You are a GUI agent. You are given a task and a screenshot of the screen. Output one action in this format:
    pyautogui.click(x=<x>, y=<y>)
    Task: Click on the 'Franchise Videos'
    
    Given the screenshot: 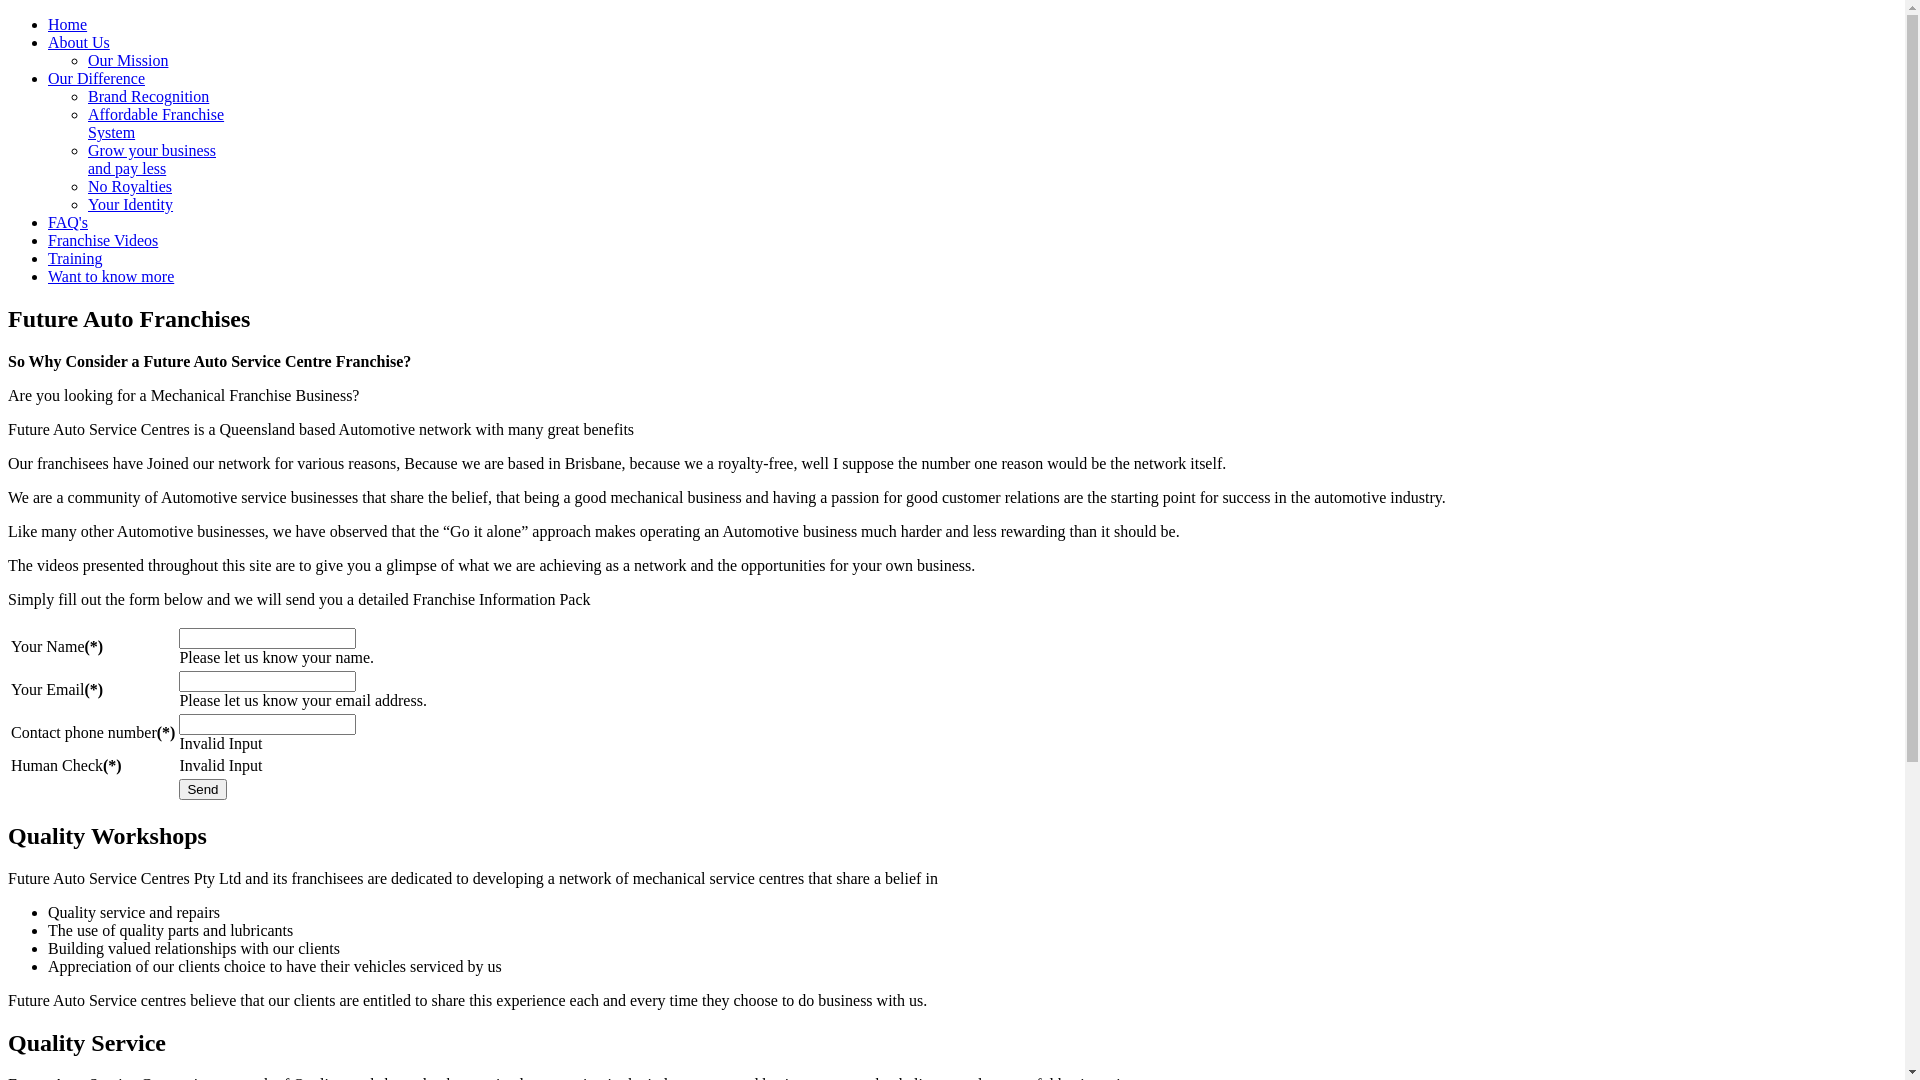 What is the action you would take?
    pyautogui.click(x=48, y=239)
    